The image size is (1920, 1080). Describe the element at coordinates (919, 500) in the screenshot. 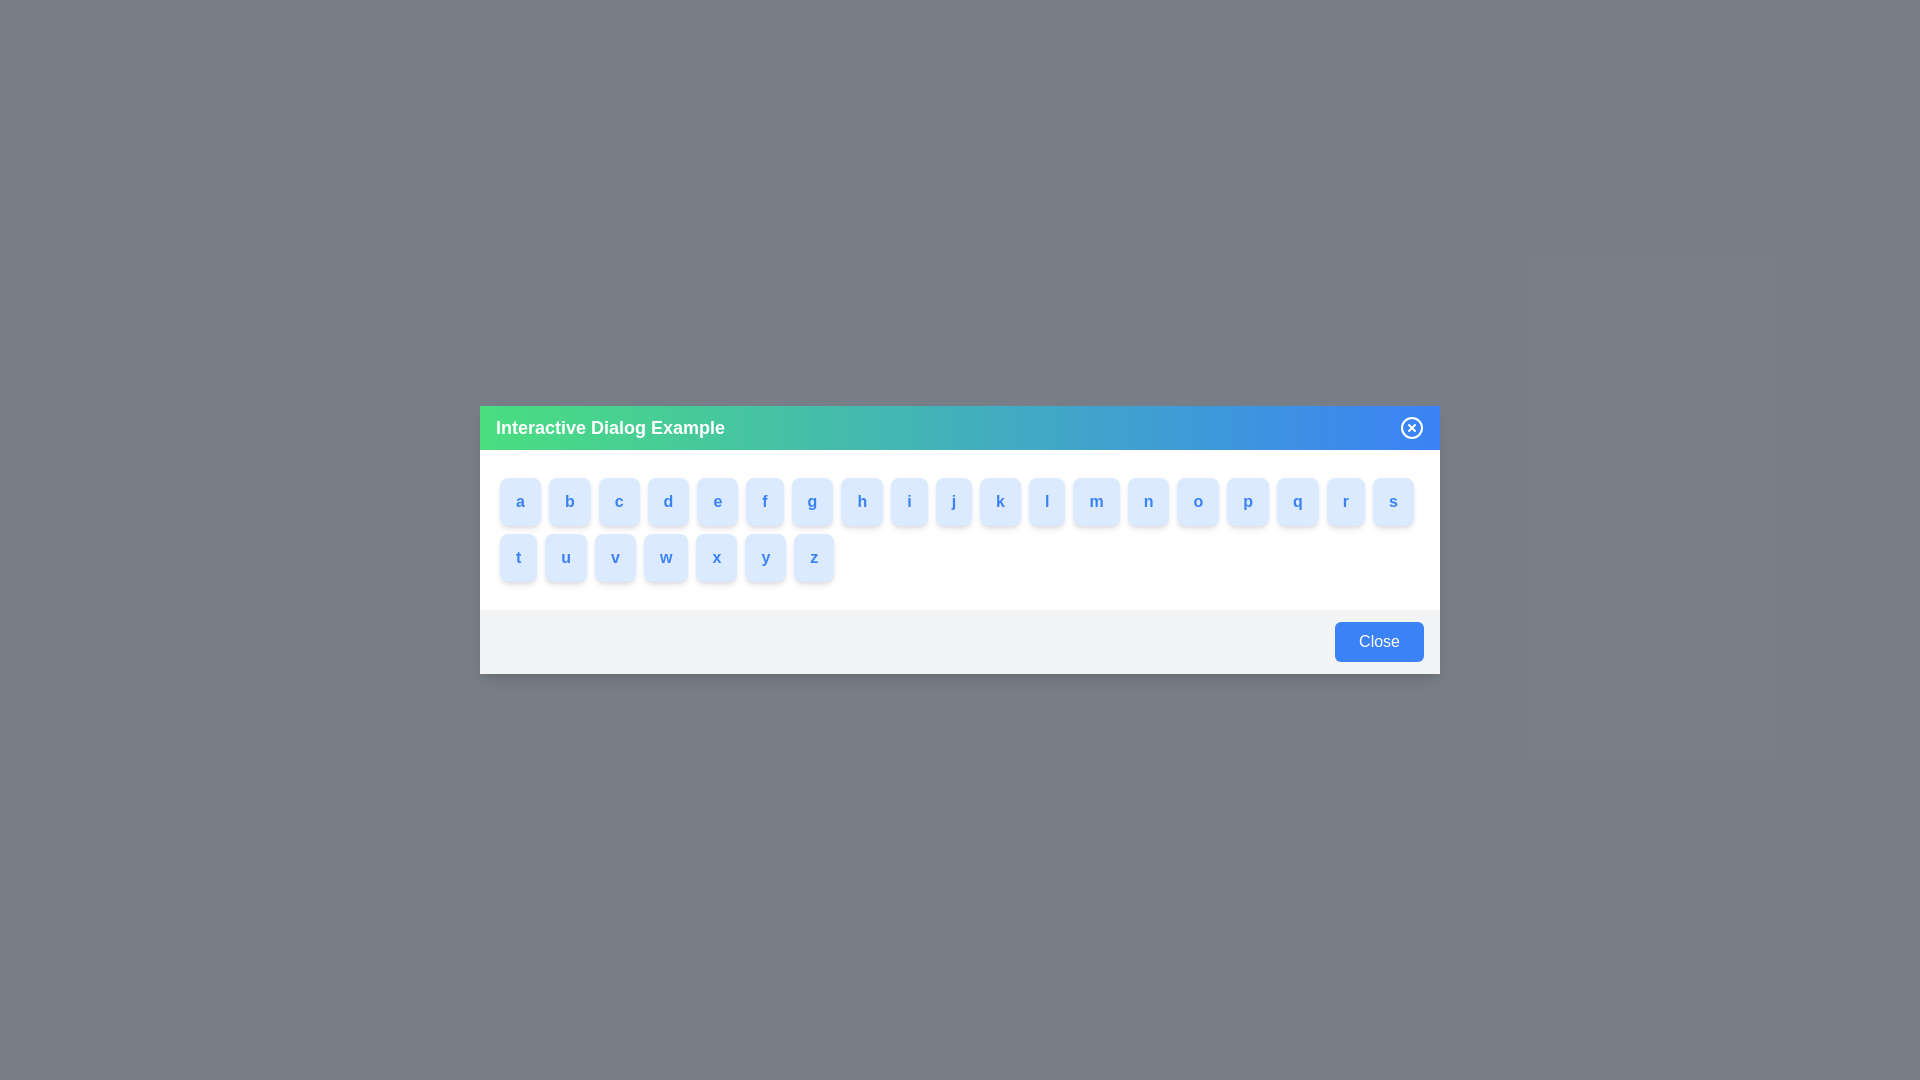

I see `the button labeled with i` at that location.